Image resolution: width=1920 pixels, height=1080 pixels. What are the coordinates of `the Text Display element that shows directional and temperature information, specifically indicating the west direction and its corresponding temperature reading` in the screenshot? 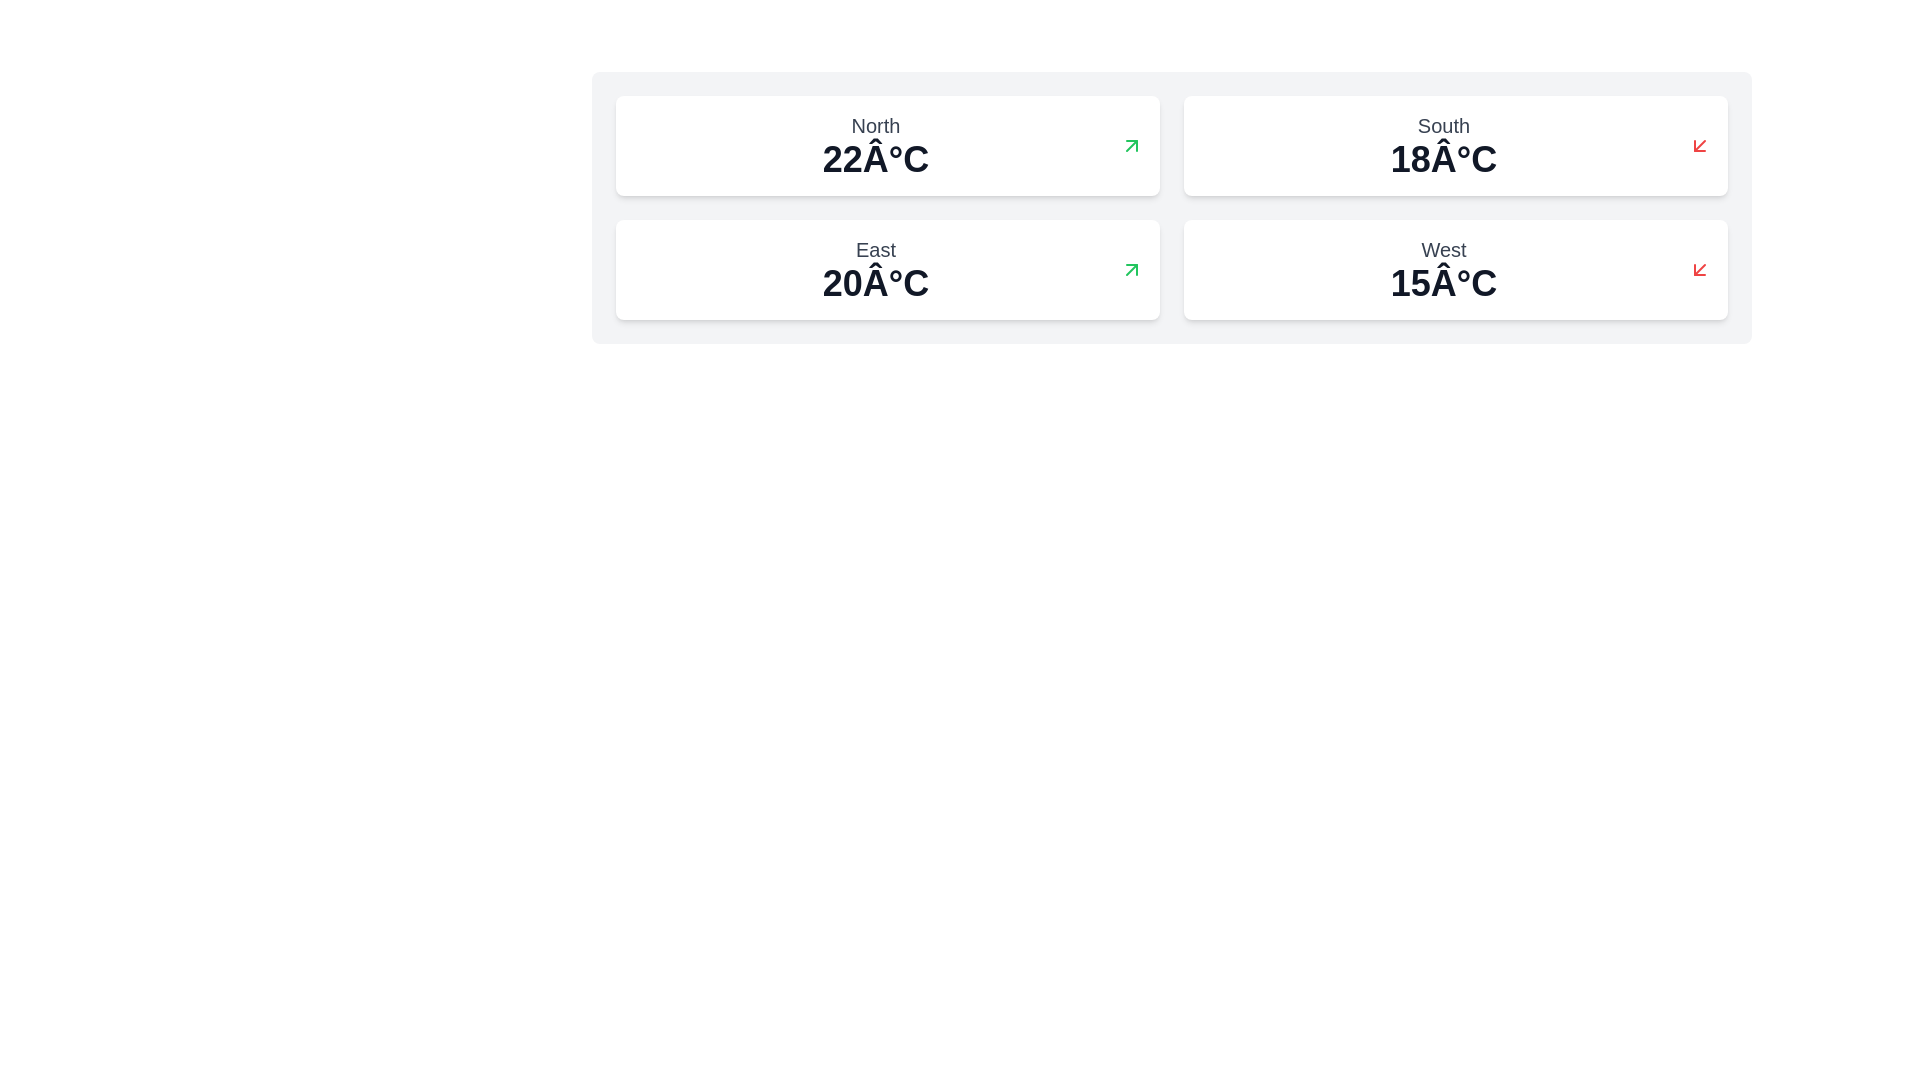 It's located at (1444, 270).